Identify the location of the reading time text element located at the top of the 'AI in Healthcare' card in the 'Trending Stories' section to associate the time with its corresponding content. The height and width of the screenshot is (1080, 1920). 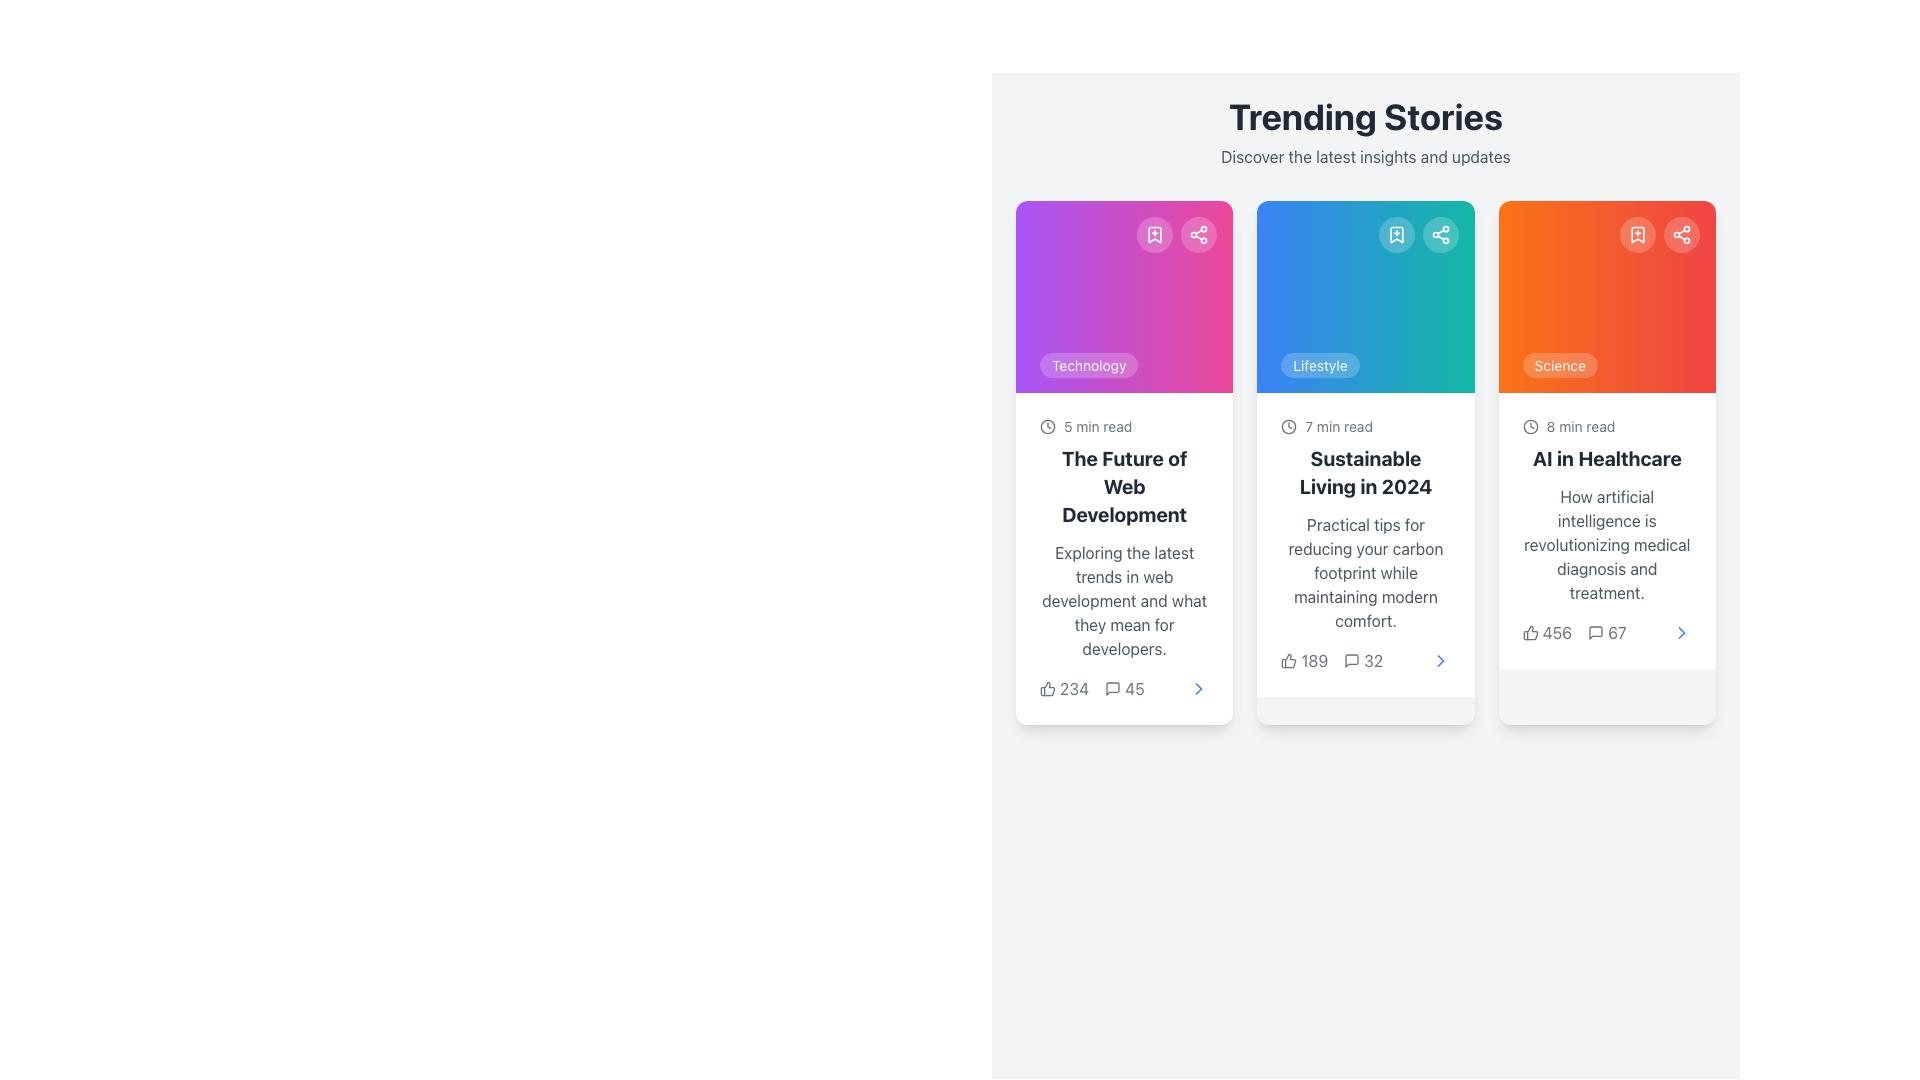
(1607, 426).